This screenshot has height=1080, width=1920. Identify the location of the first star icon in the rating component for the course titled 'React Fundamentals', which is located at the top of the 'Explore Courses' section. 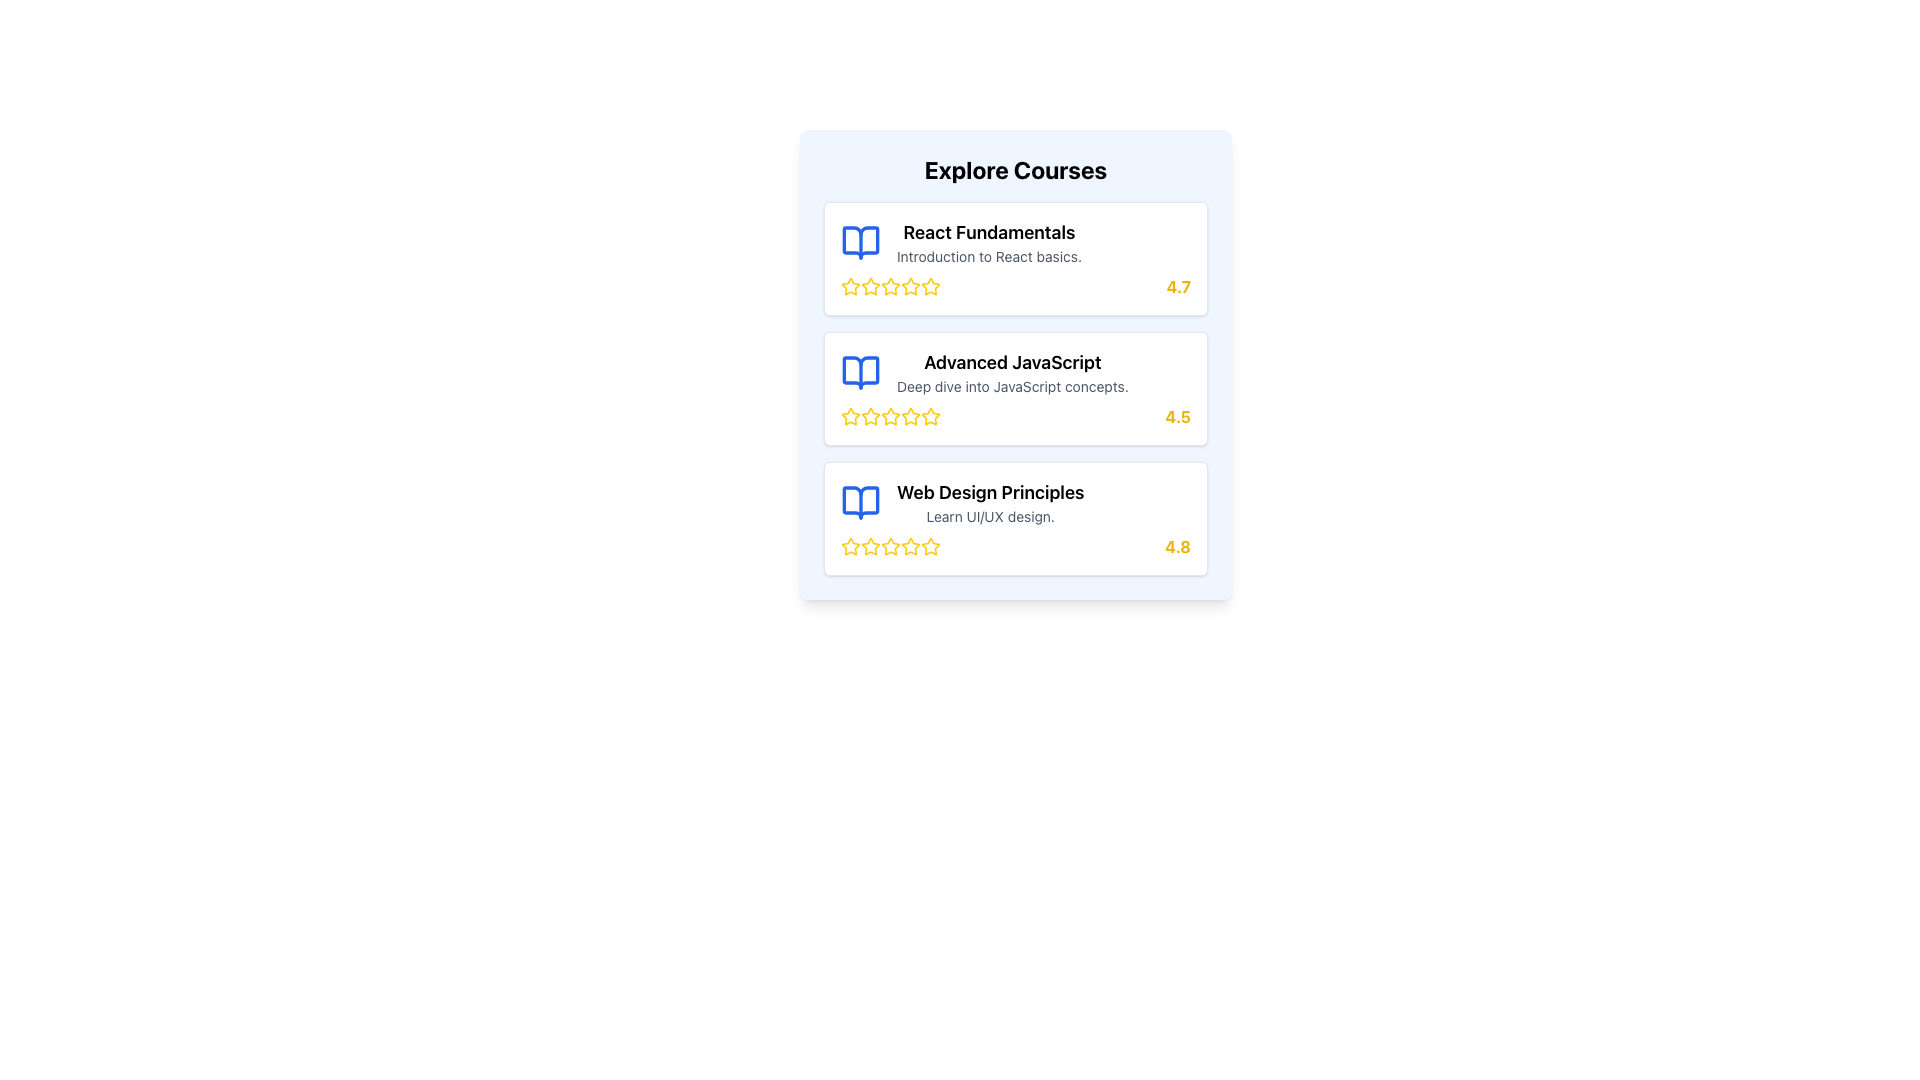
(850, 286).